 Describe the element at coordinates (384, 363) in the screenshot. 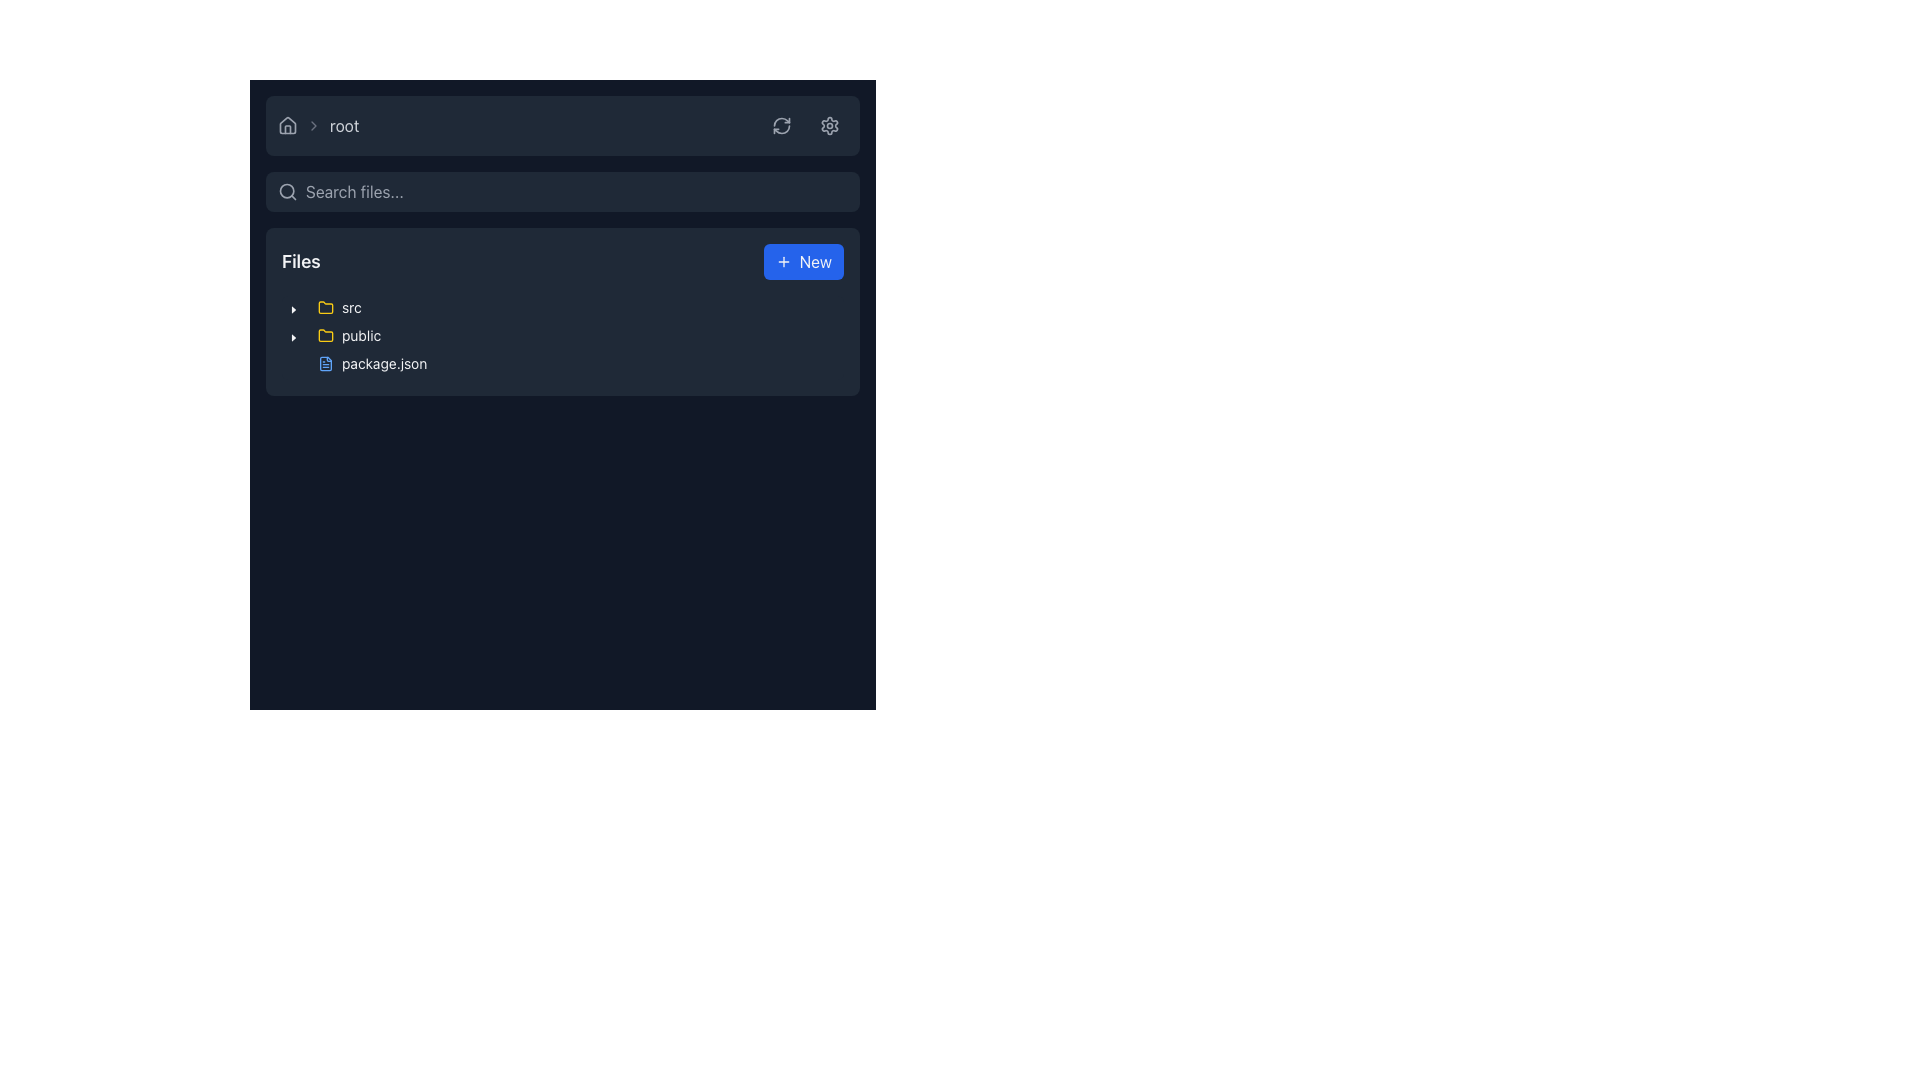

I see `the text label representing the file 'package.json' in the 'Files' section` at that location.